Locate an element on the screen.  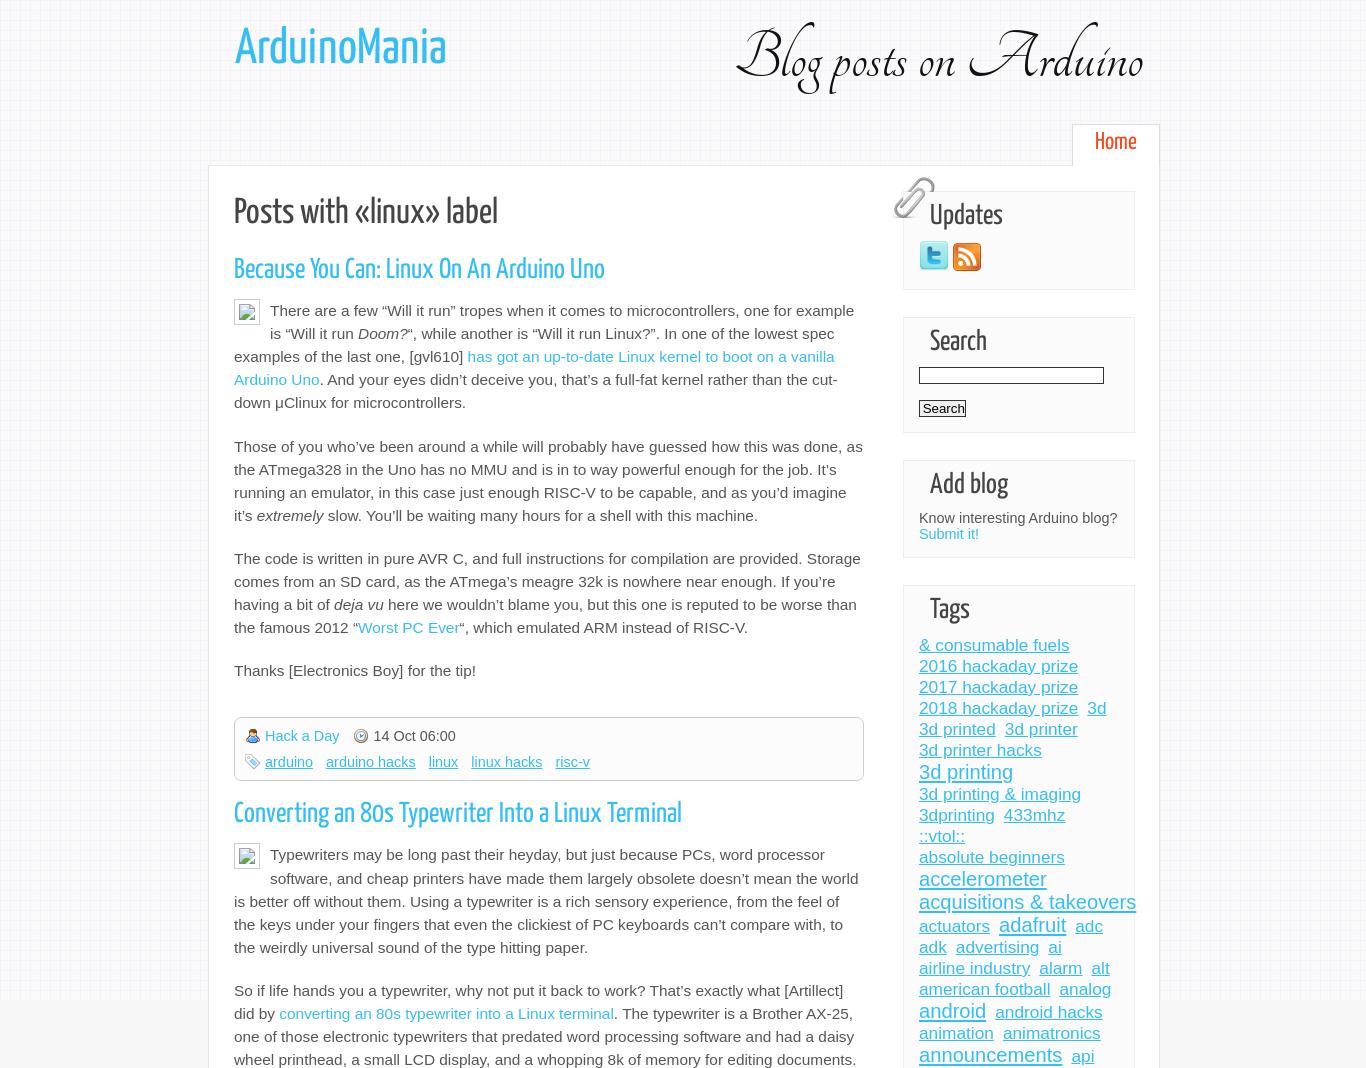
'adafruit' is located at coordinates (1031, 923).